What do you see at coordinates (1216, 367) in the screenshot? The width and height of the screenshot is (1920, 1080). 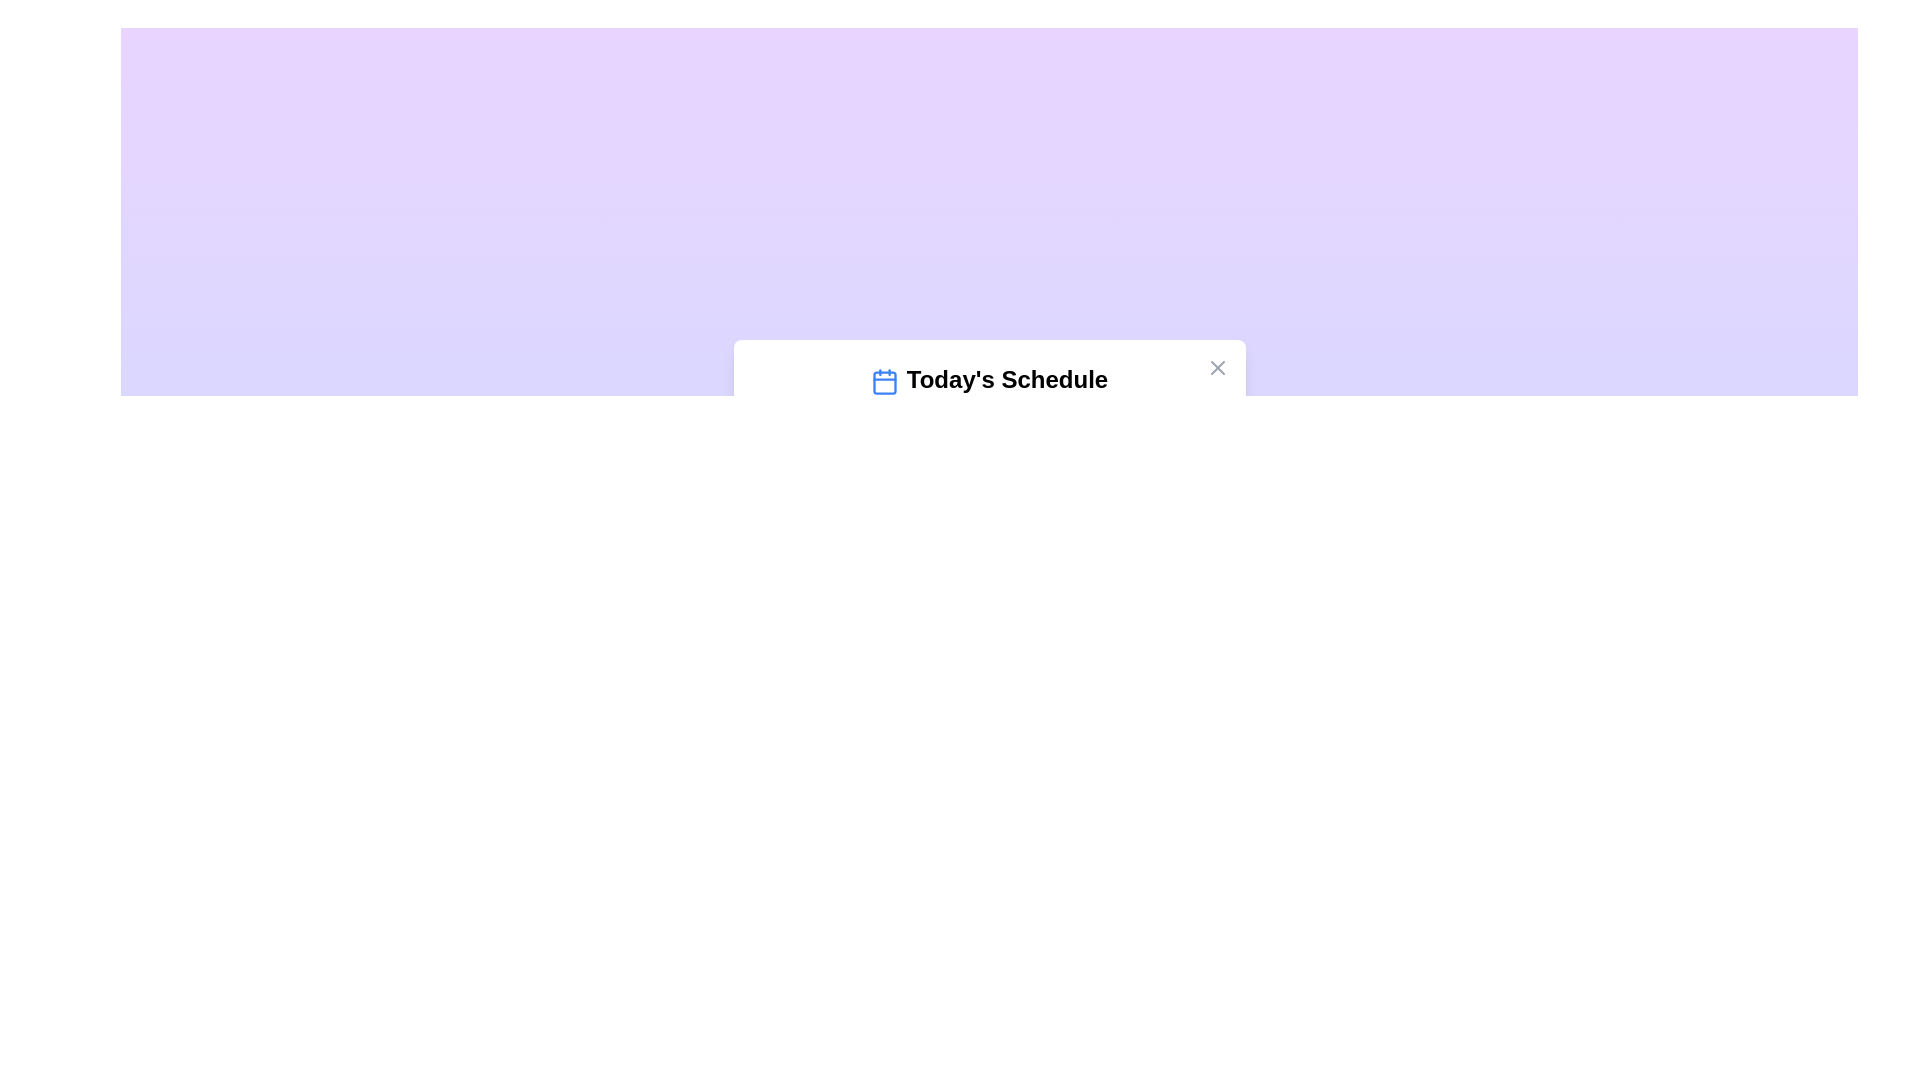 I see `the gray cross icon button located at the top-right corner of the 'Today's Schedule' card` at bounding box center [1216, 367].